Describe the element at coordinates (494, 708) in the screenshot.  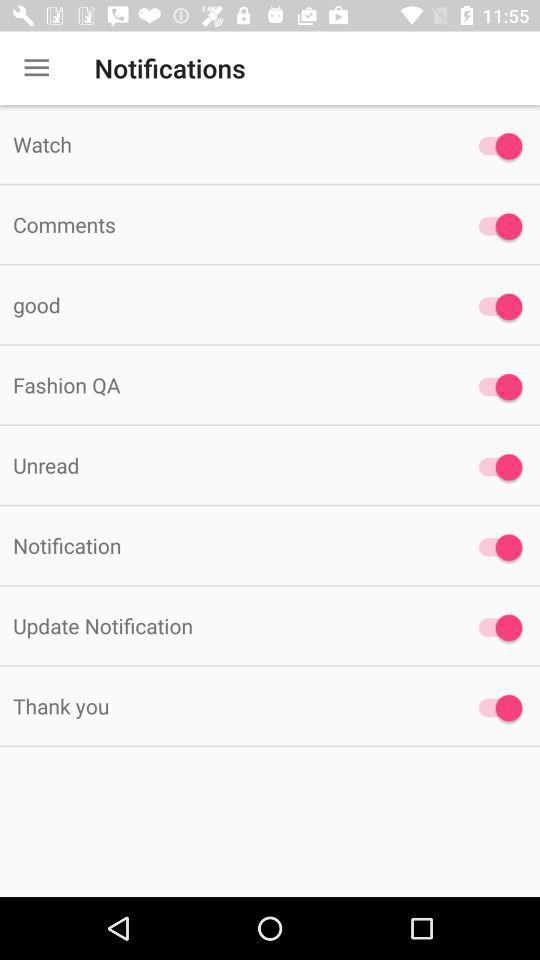
I see `turn on/off notification` at that location.